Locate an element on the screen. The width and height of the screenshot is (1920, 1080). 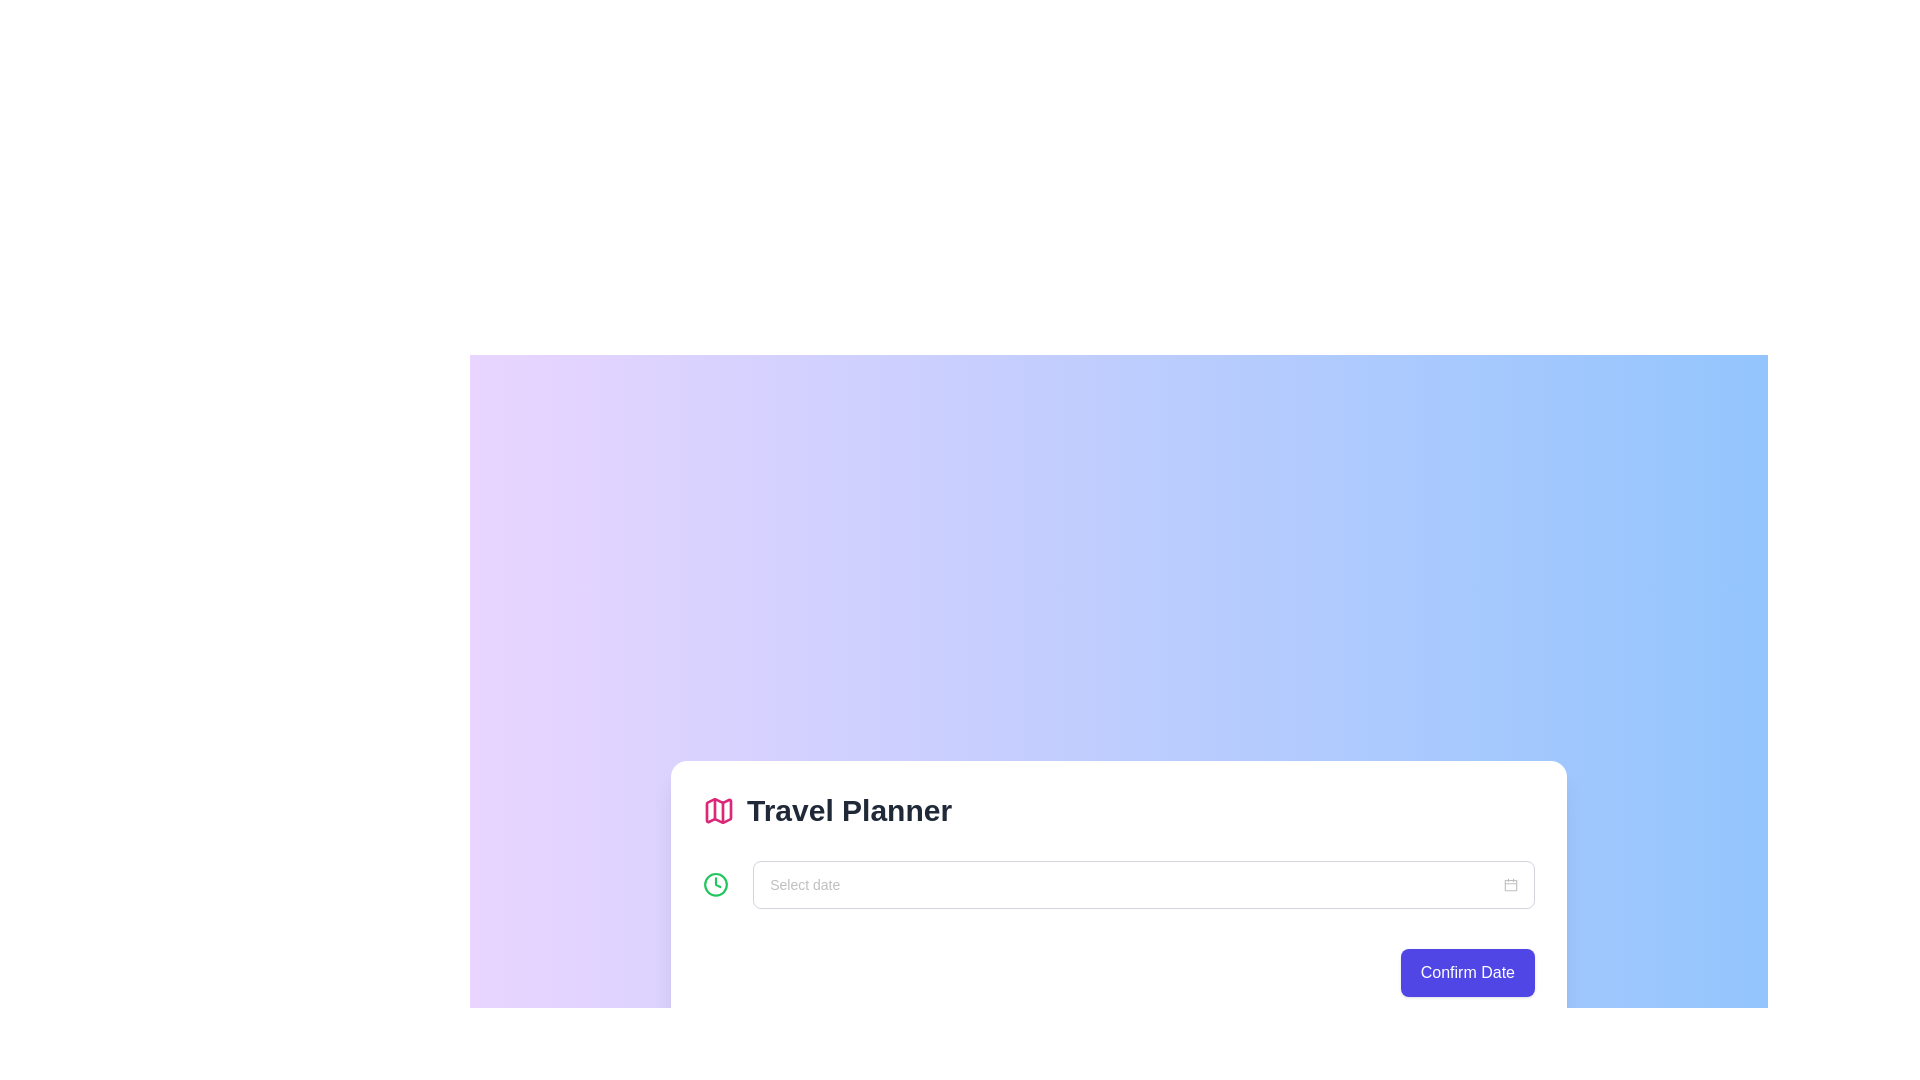
the SVG icon located at the top-left of the 'Select date' input field, which serves as an illustrative or decorative indicator for the input purpose is located at coordinates (716, 883).